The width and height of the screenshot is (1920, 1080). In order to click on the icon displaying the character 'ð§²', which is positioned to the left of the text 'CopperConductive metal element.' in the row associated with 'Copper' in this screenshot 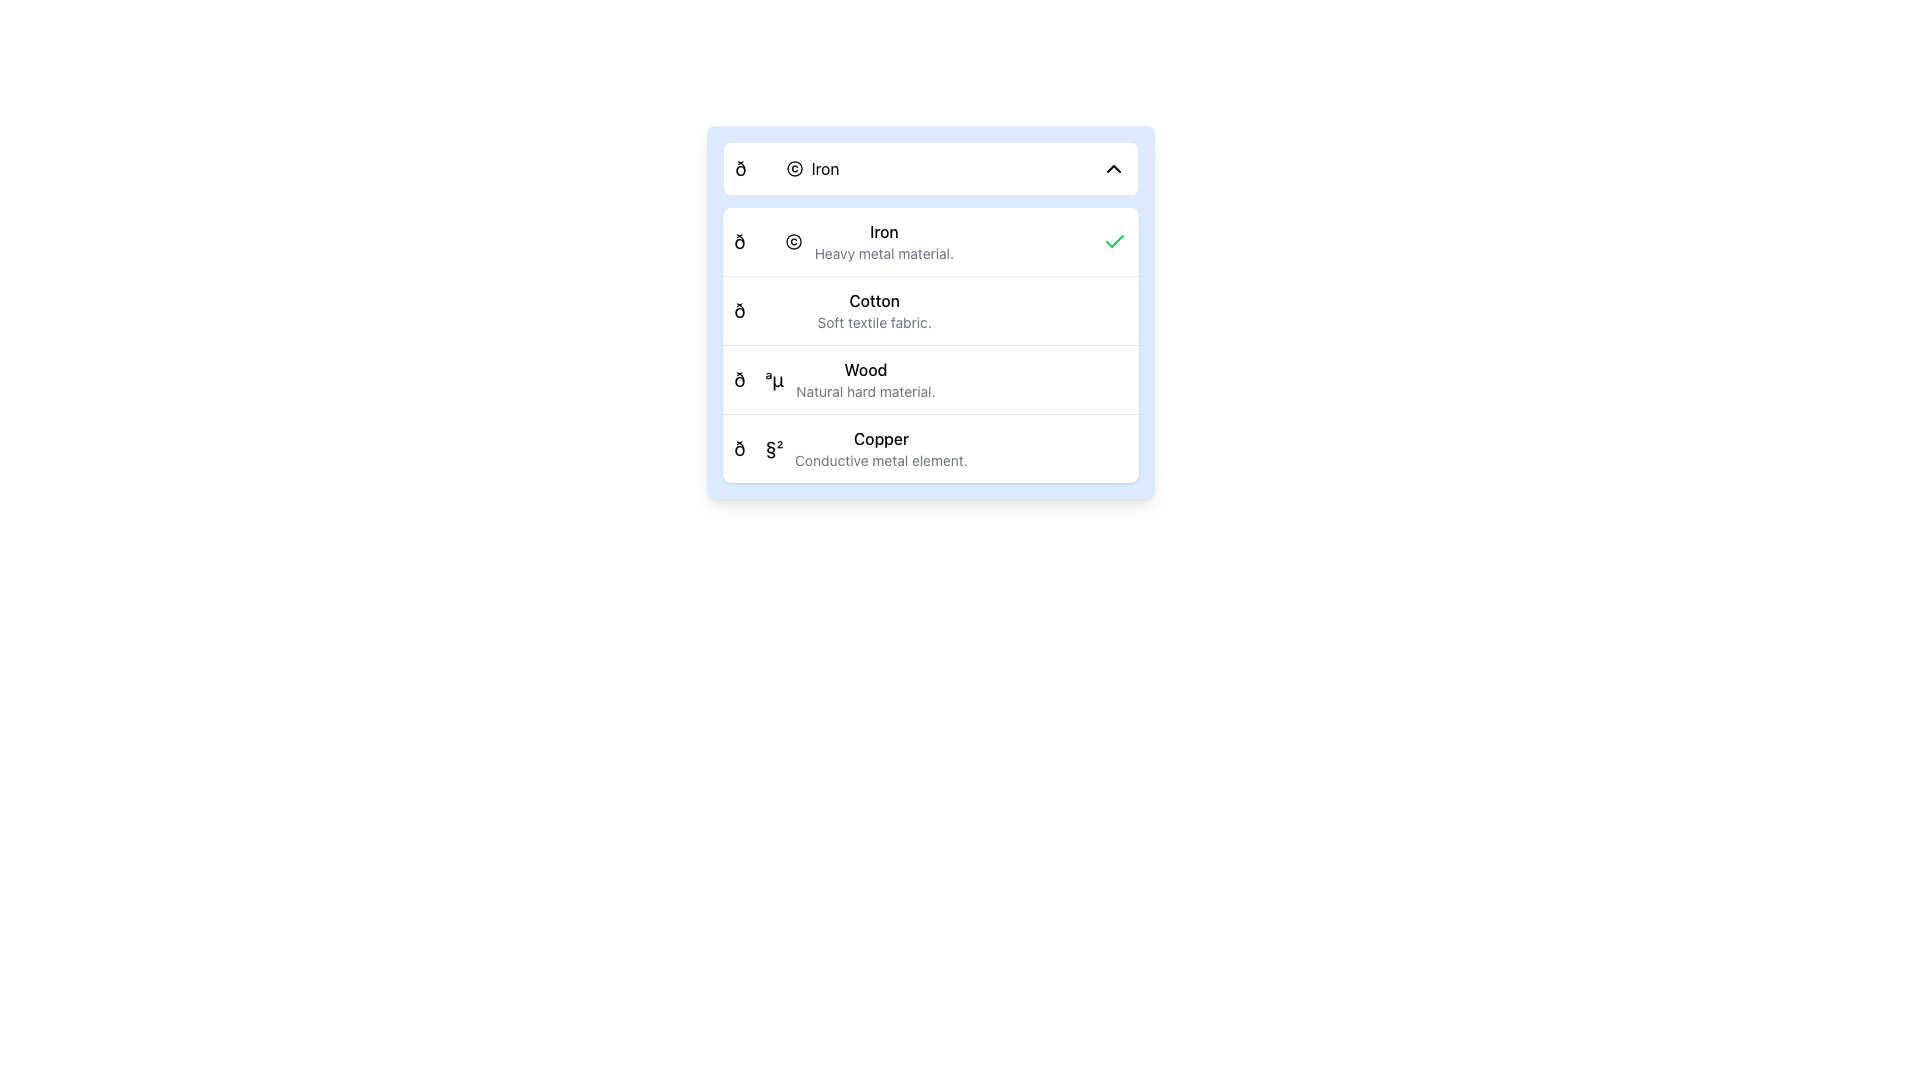, I will do `click(757, 447)`.